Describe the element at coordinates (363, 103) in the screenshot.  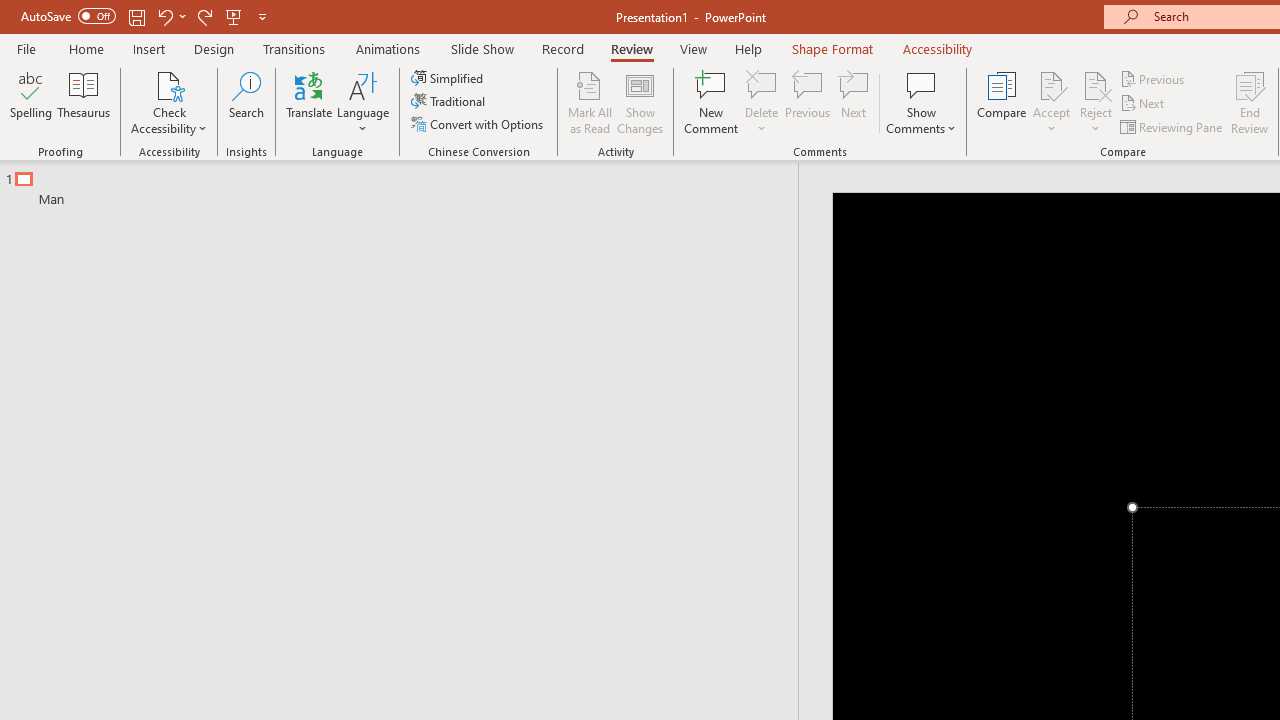
I see `'Language'` at that location.